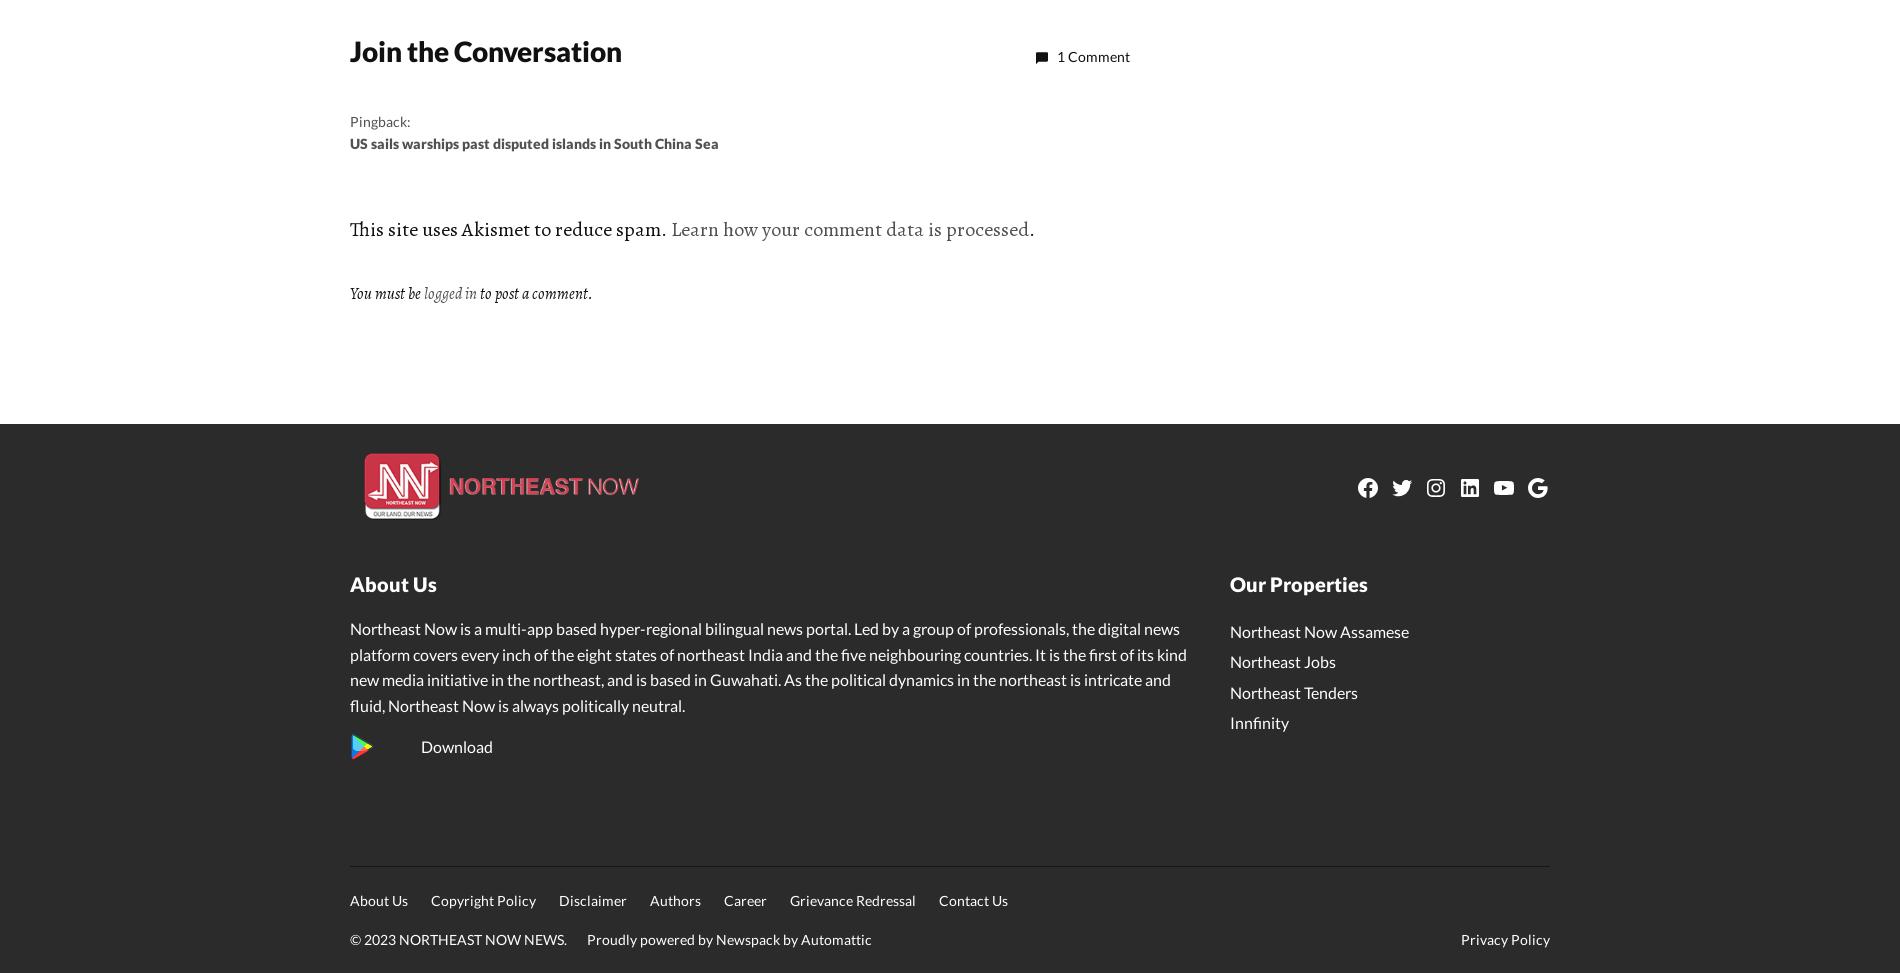  What do you see at coordinates (1505, 938) in the screenshot?
I see `'Privacy Policy'` at bounding box center [1505, 938].